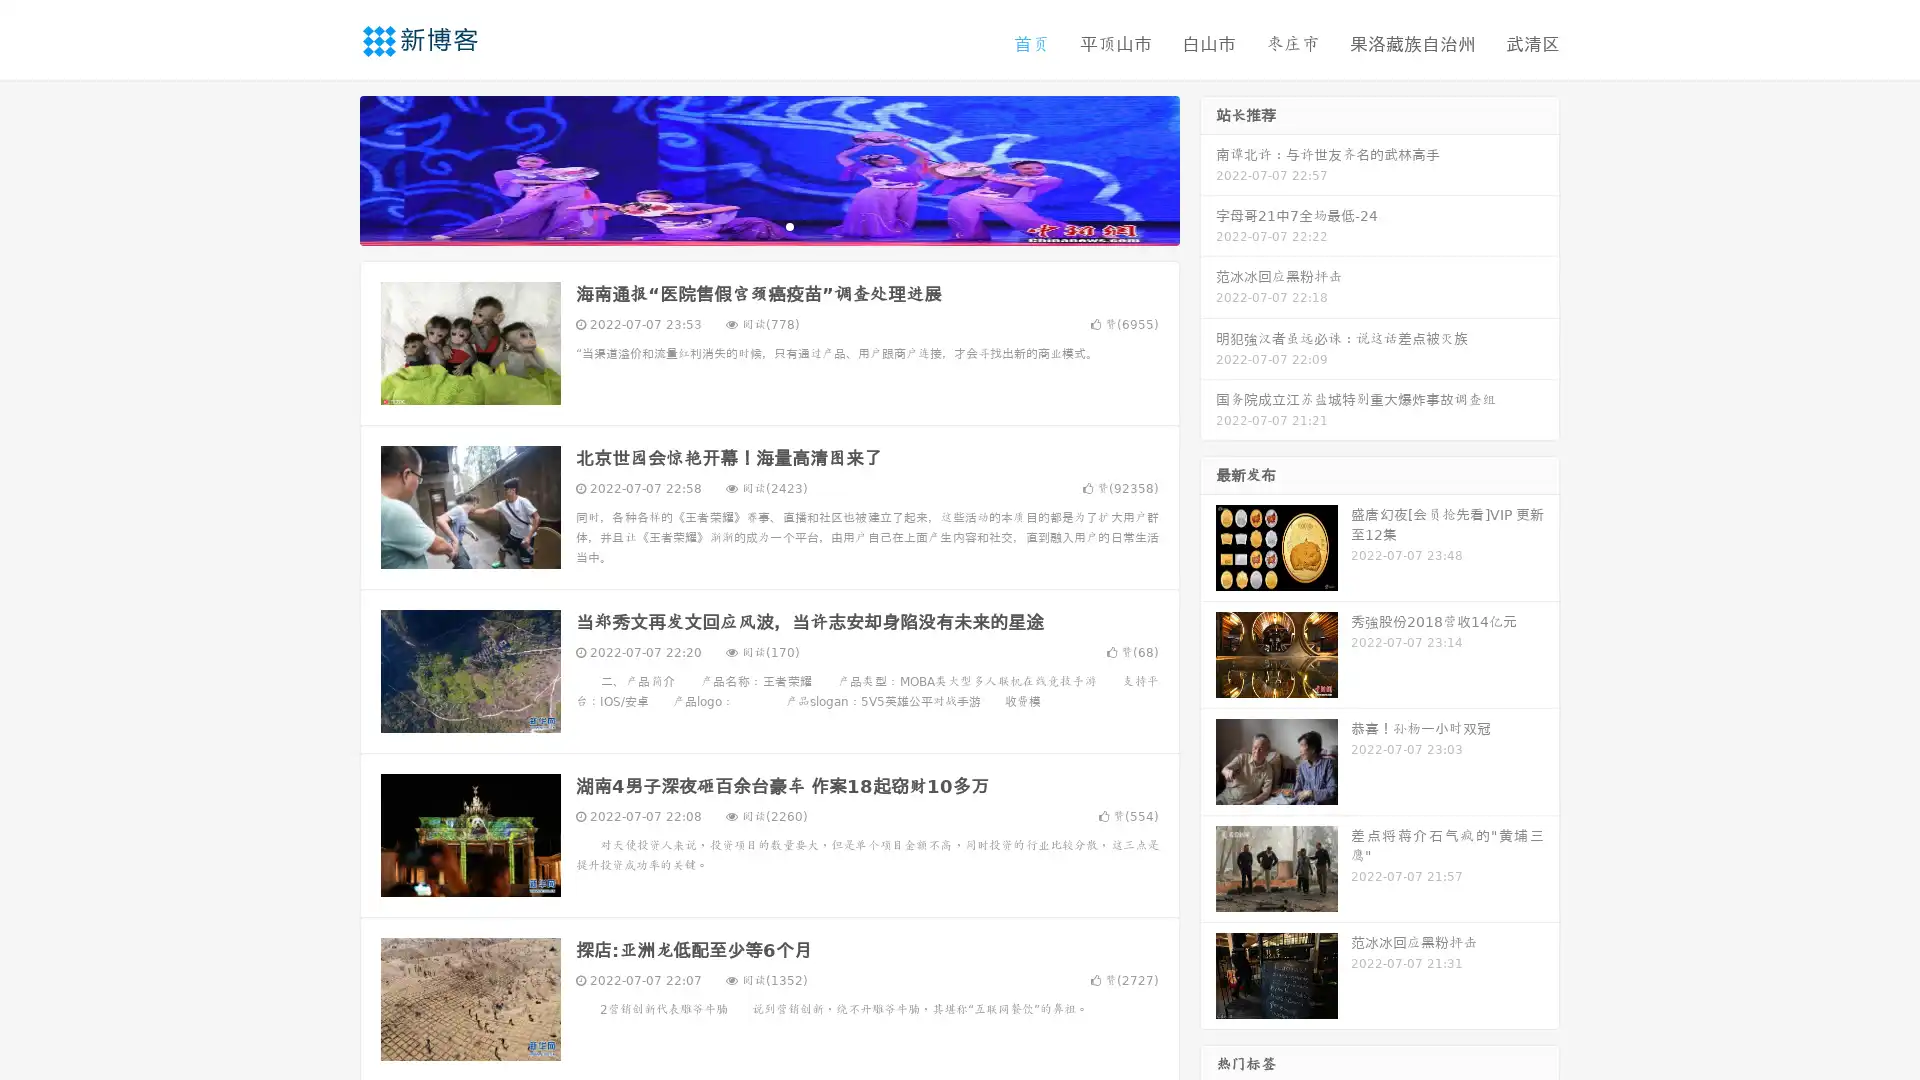 The image size is (1920, 1080). Describe the element at coordinates (1208, 168) in the screenshot. I see `Next slide` at that location.